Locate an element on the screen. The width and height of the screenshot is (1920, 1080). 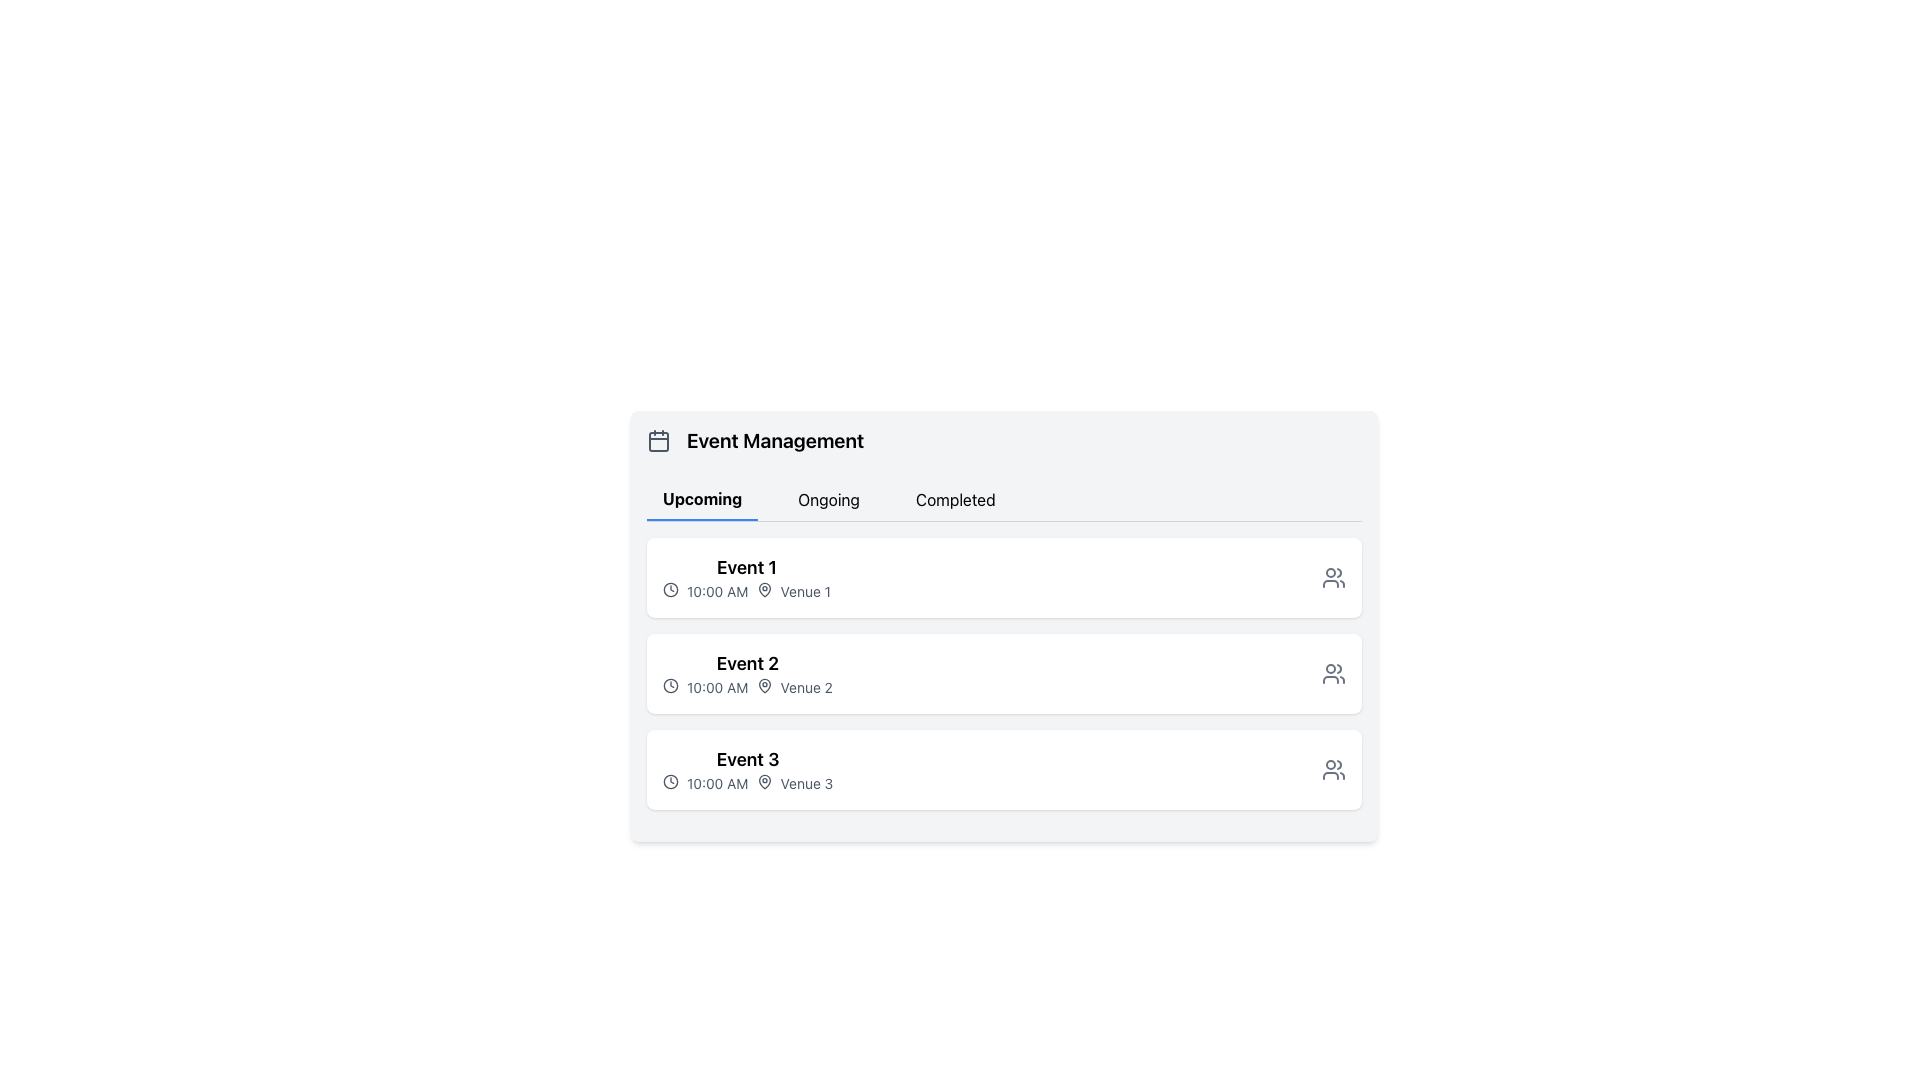
the time icon located at the start of the row containing '10:00 AM' and 'Venue 2' under 'Event 2' in the 'Upcoming' tab of the 'Event Management' section is located at coordinates (671, 685).